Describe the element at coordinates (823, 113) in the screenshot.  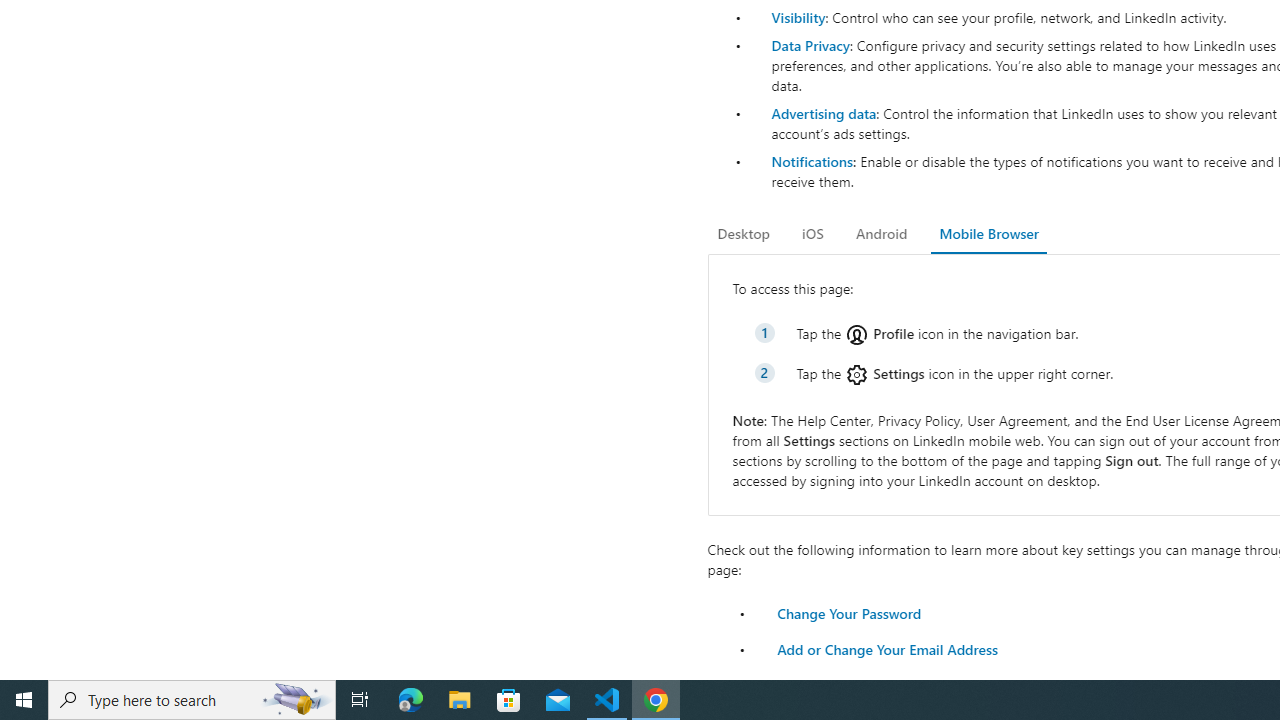
I see `'Advertising data'` at that location.